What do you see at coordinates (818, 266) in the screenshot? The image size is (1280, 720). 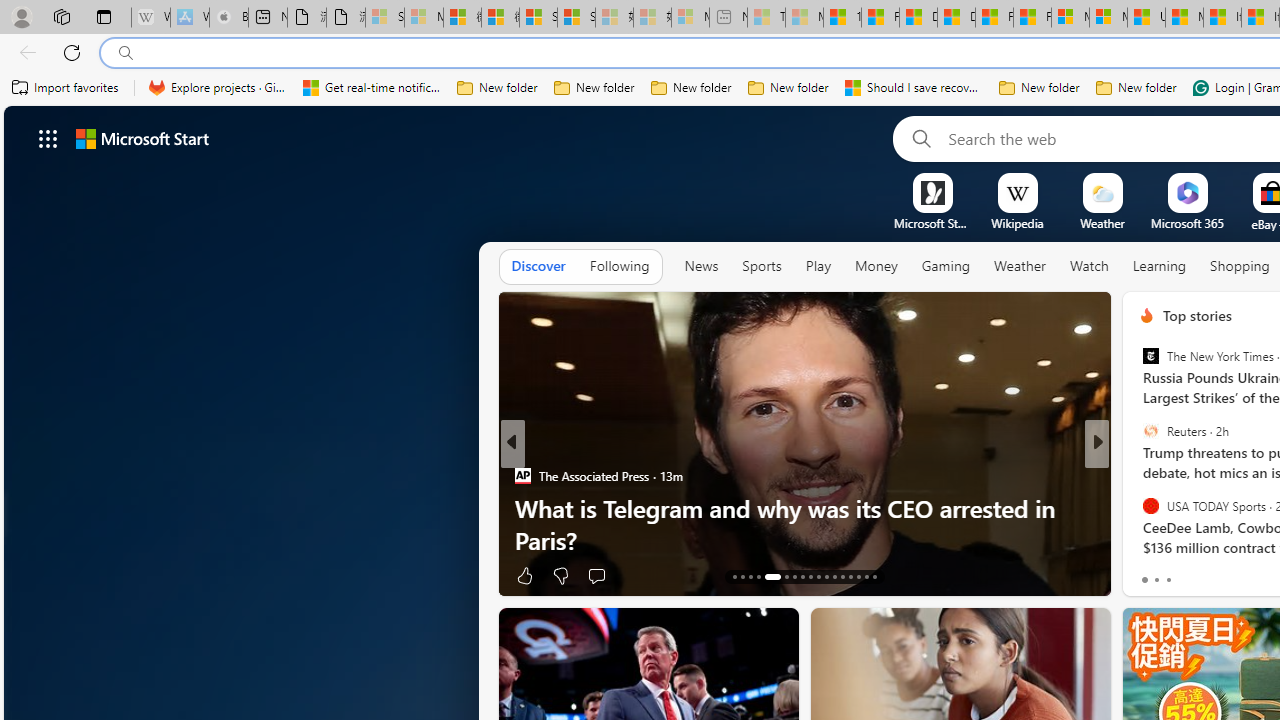 I see `'Play'` at bounding box center [818, 266].